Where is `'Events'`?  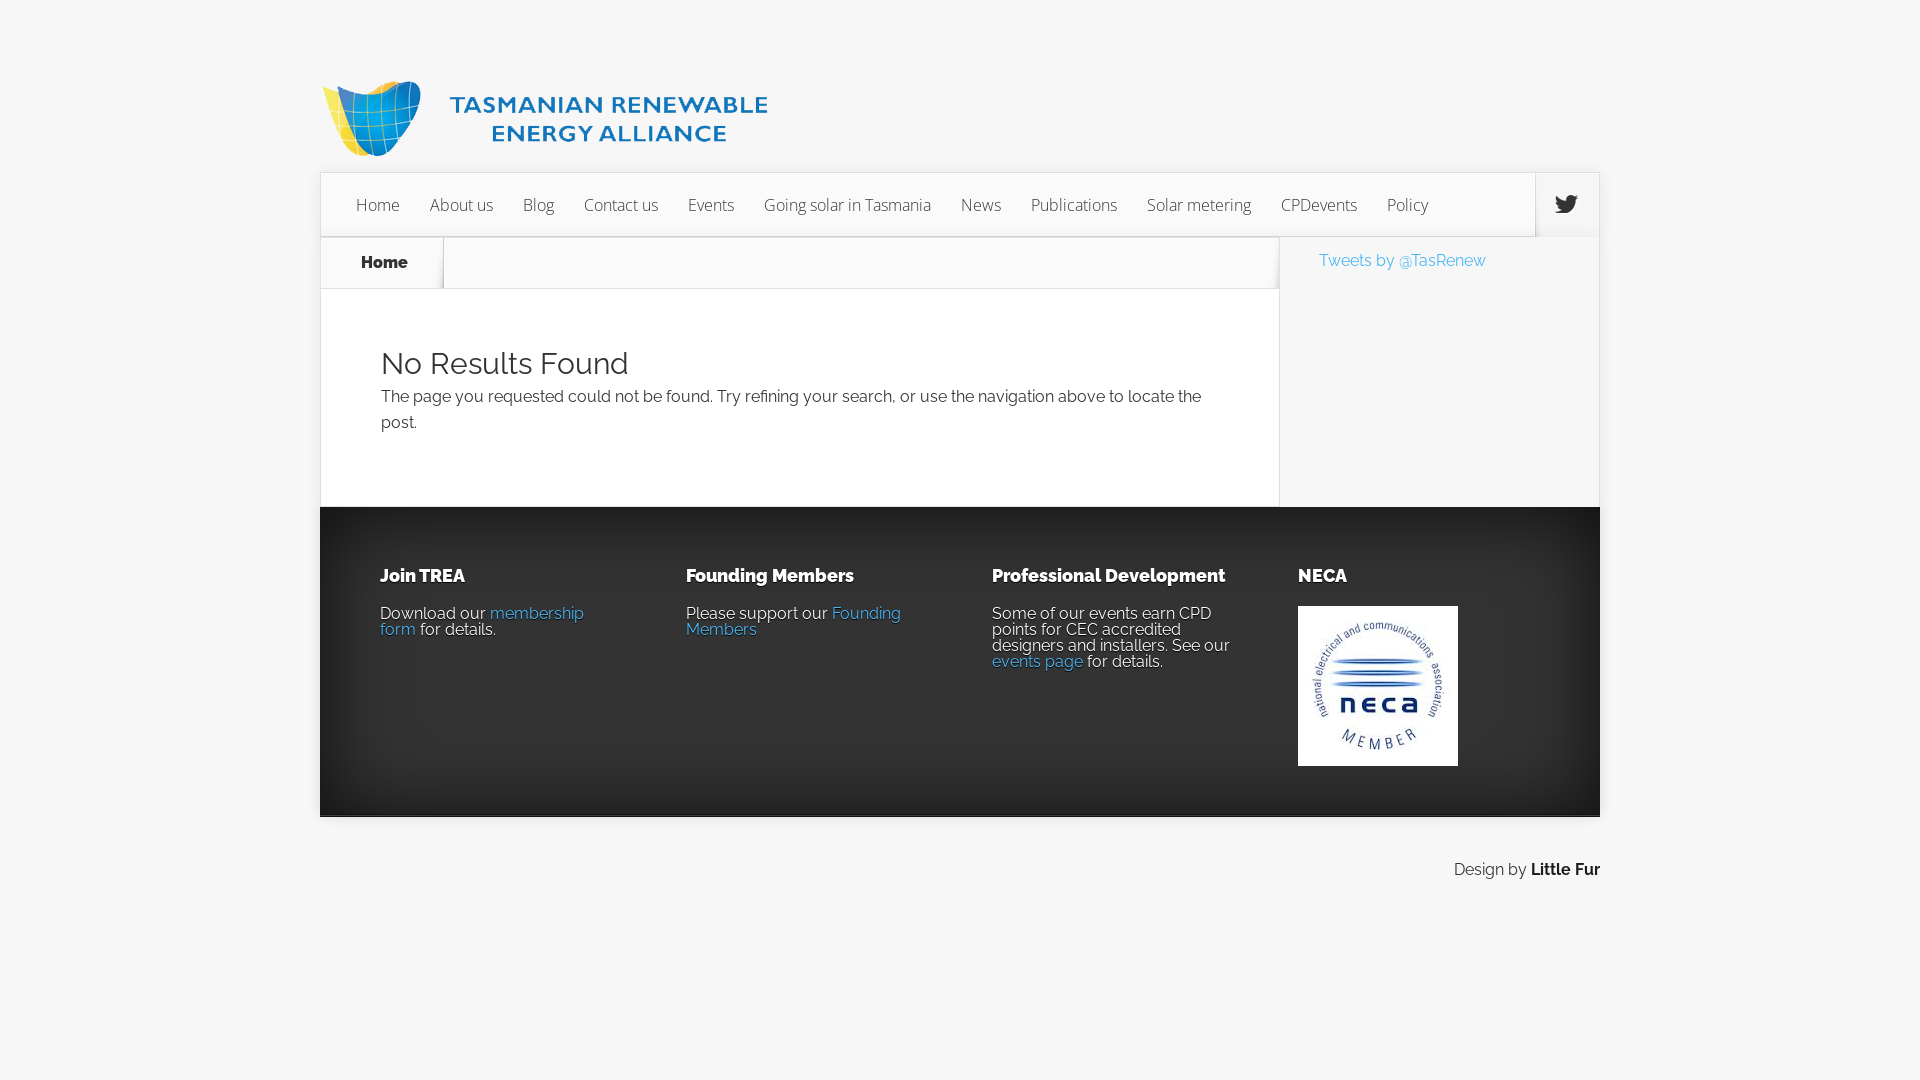
'Events' is located at coordinates (672, 204).